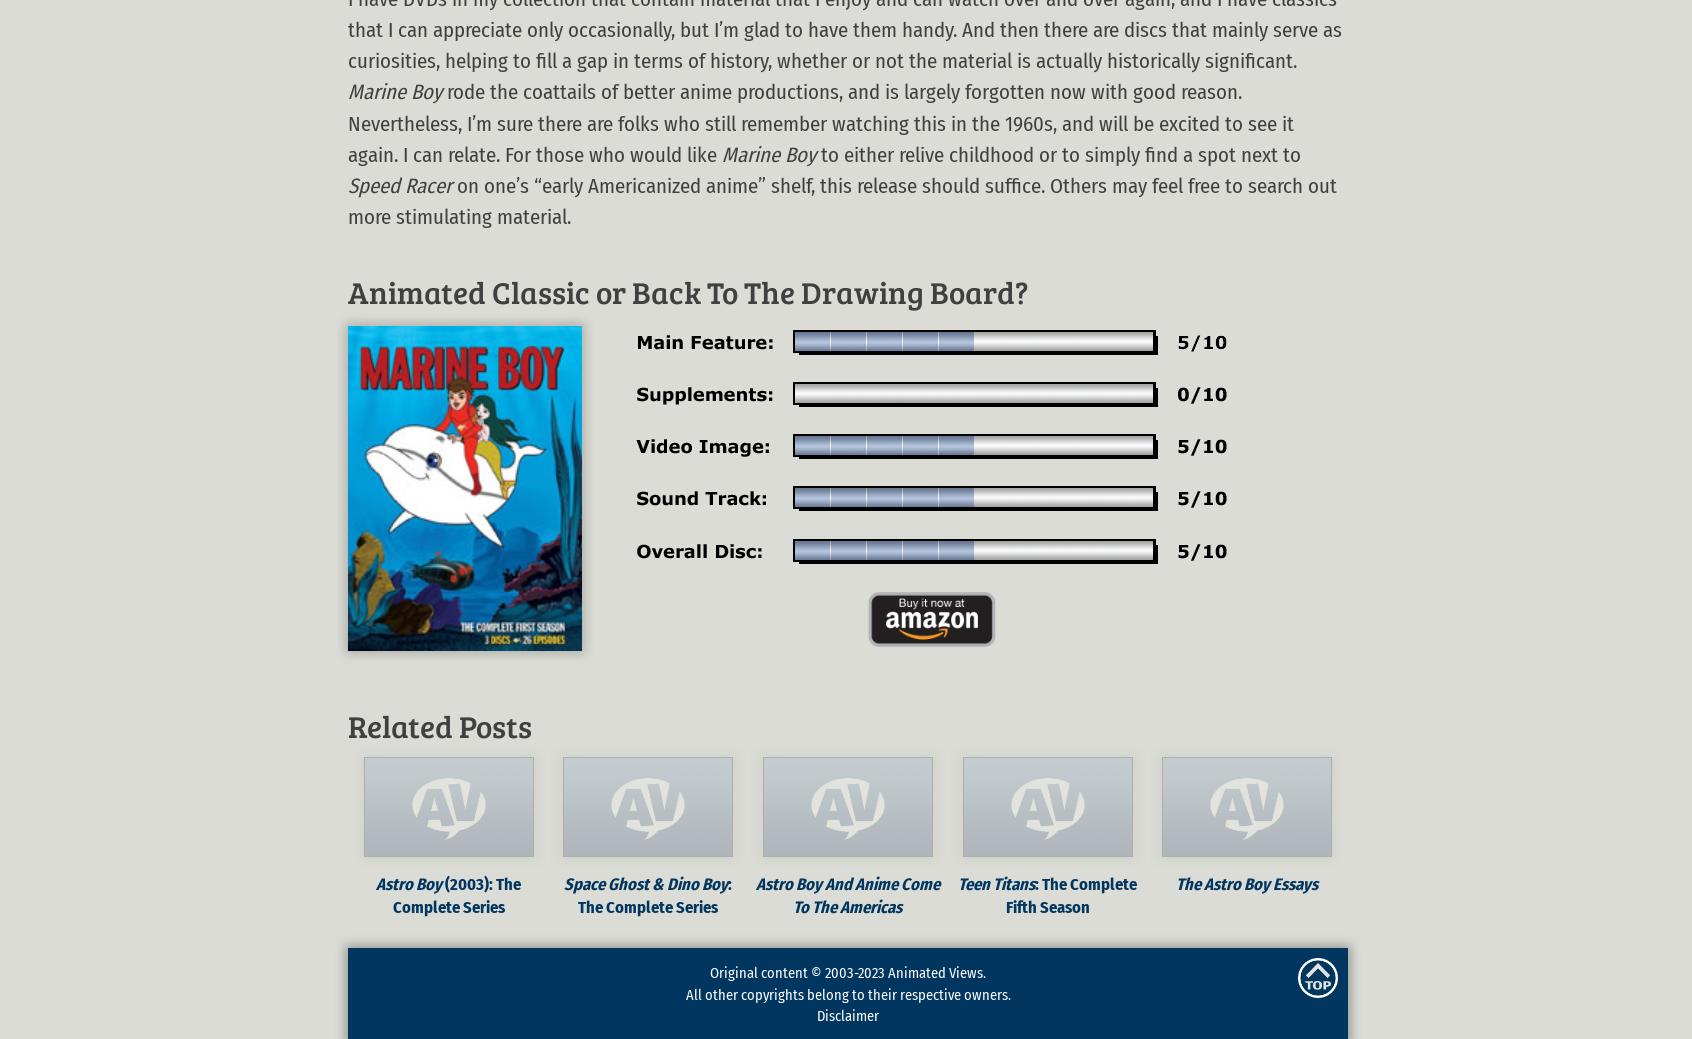 Image resolution: width=1692 pixels, height=1039 pixels. I want to click on 'Astro Boy', so click(408, 883).